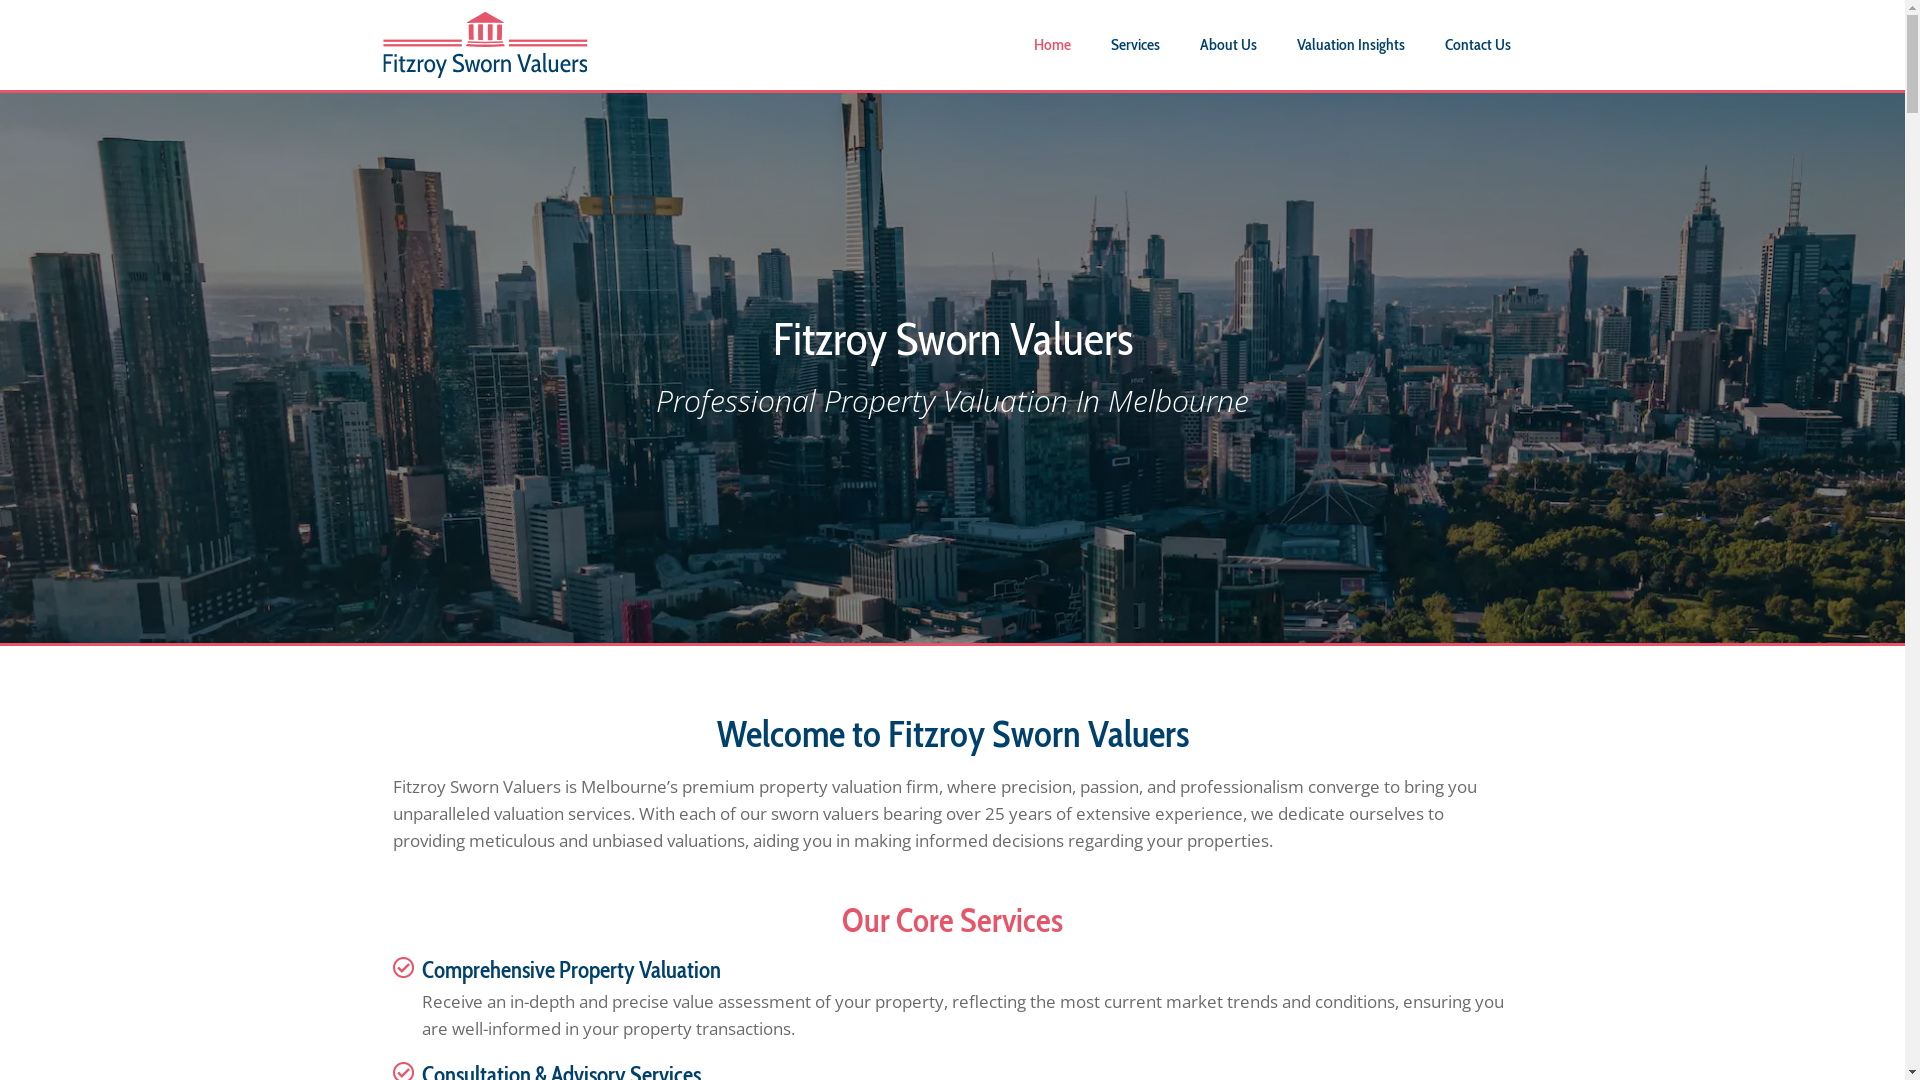 This screenshot has height=1080, width=1920. What do you see at coordinates (1478, 45) in the screenshot?
I see `'Contact Us'` at bounding box center [1478, 45].